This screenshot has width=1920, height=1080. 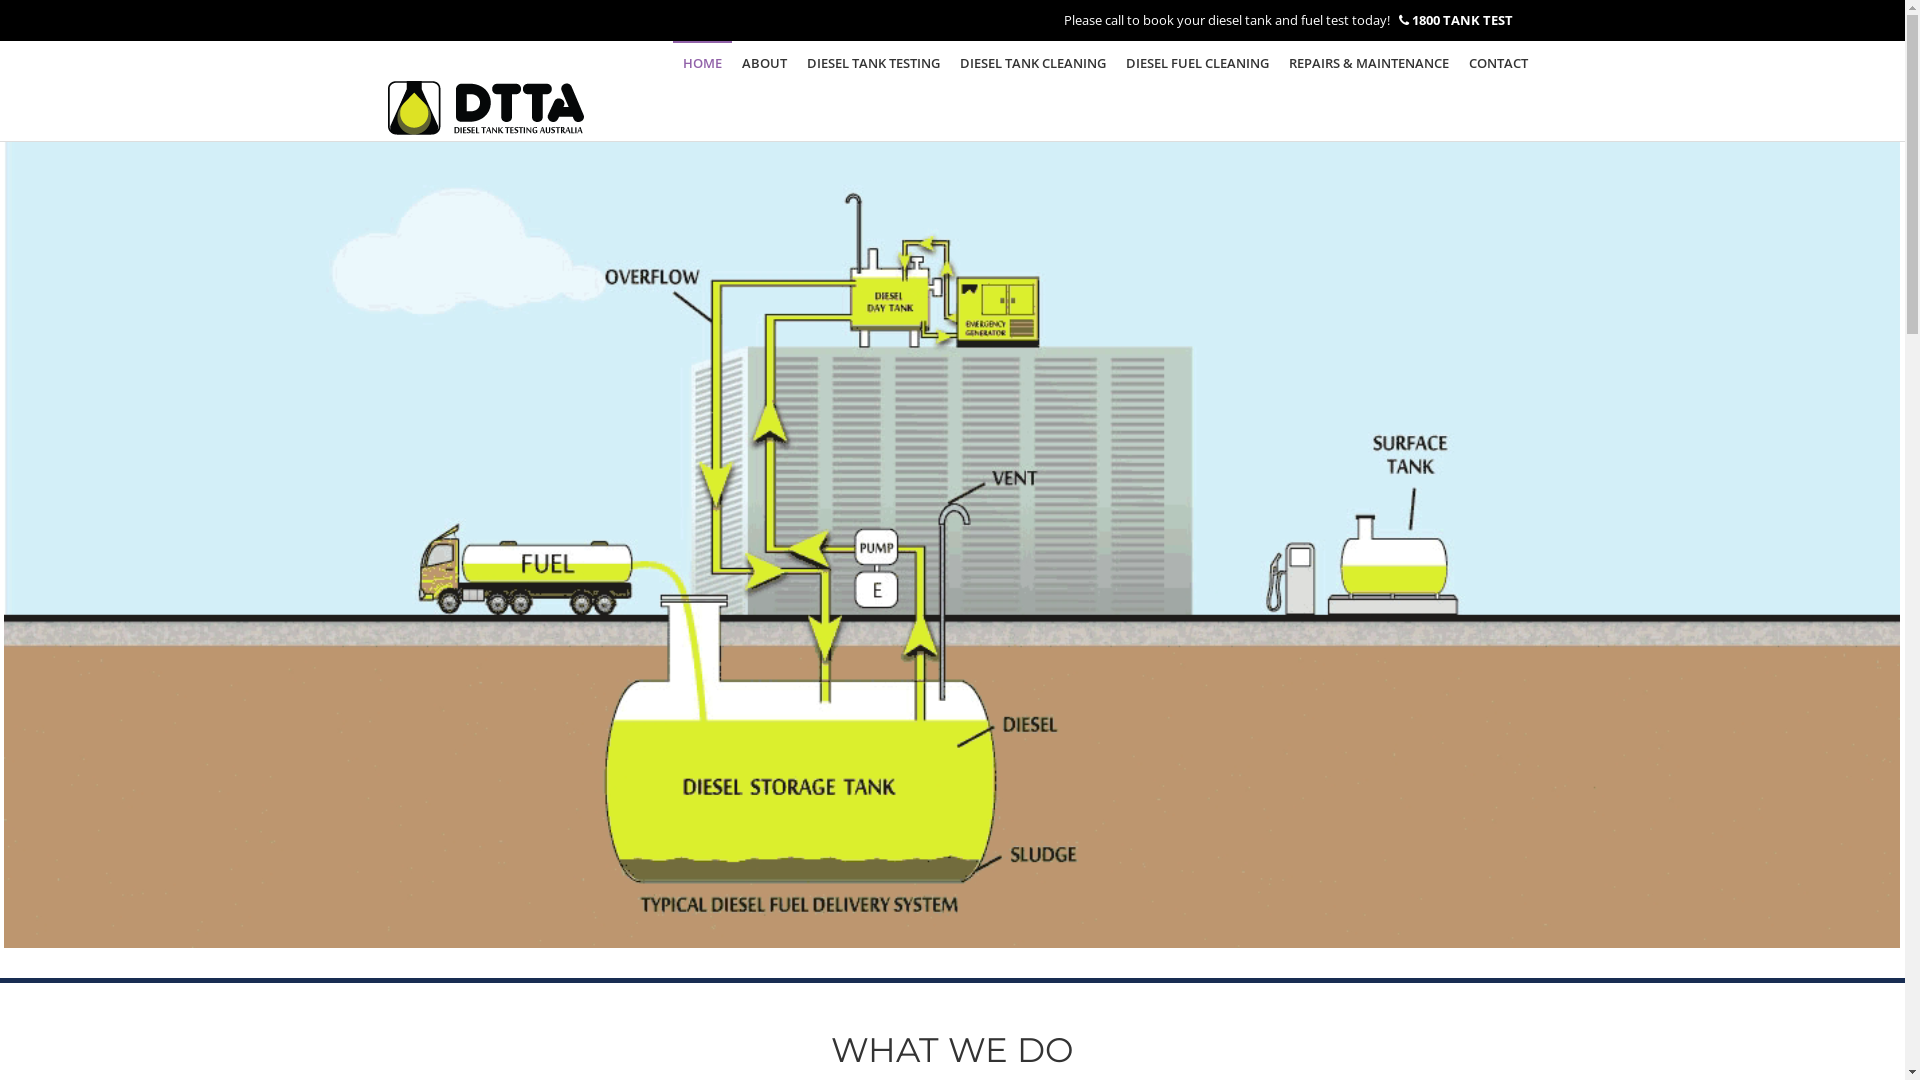 I want to click on '1800 TANK TEST', so click(x=1462, y=19).